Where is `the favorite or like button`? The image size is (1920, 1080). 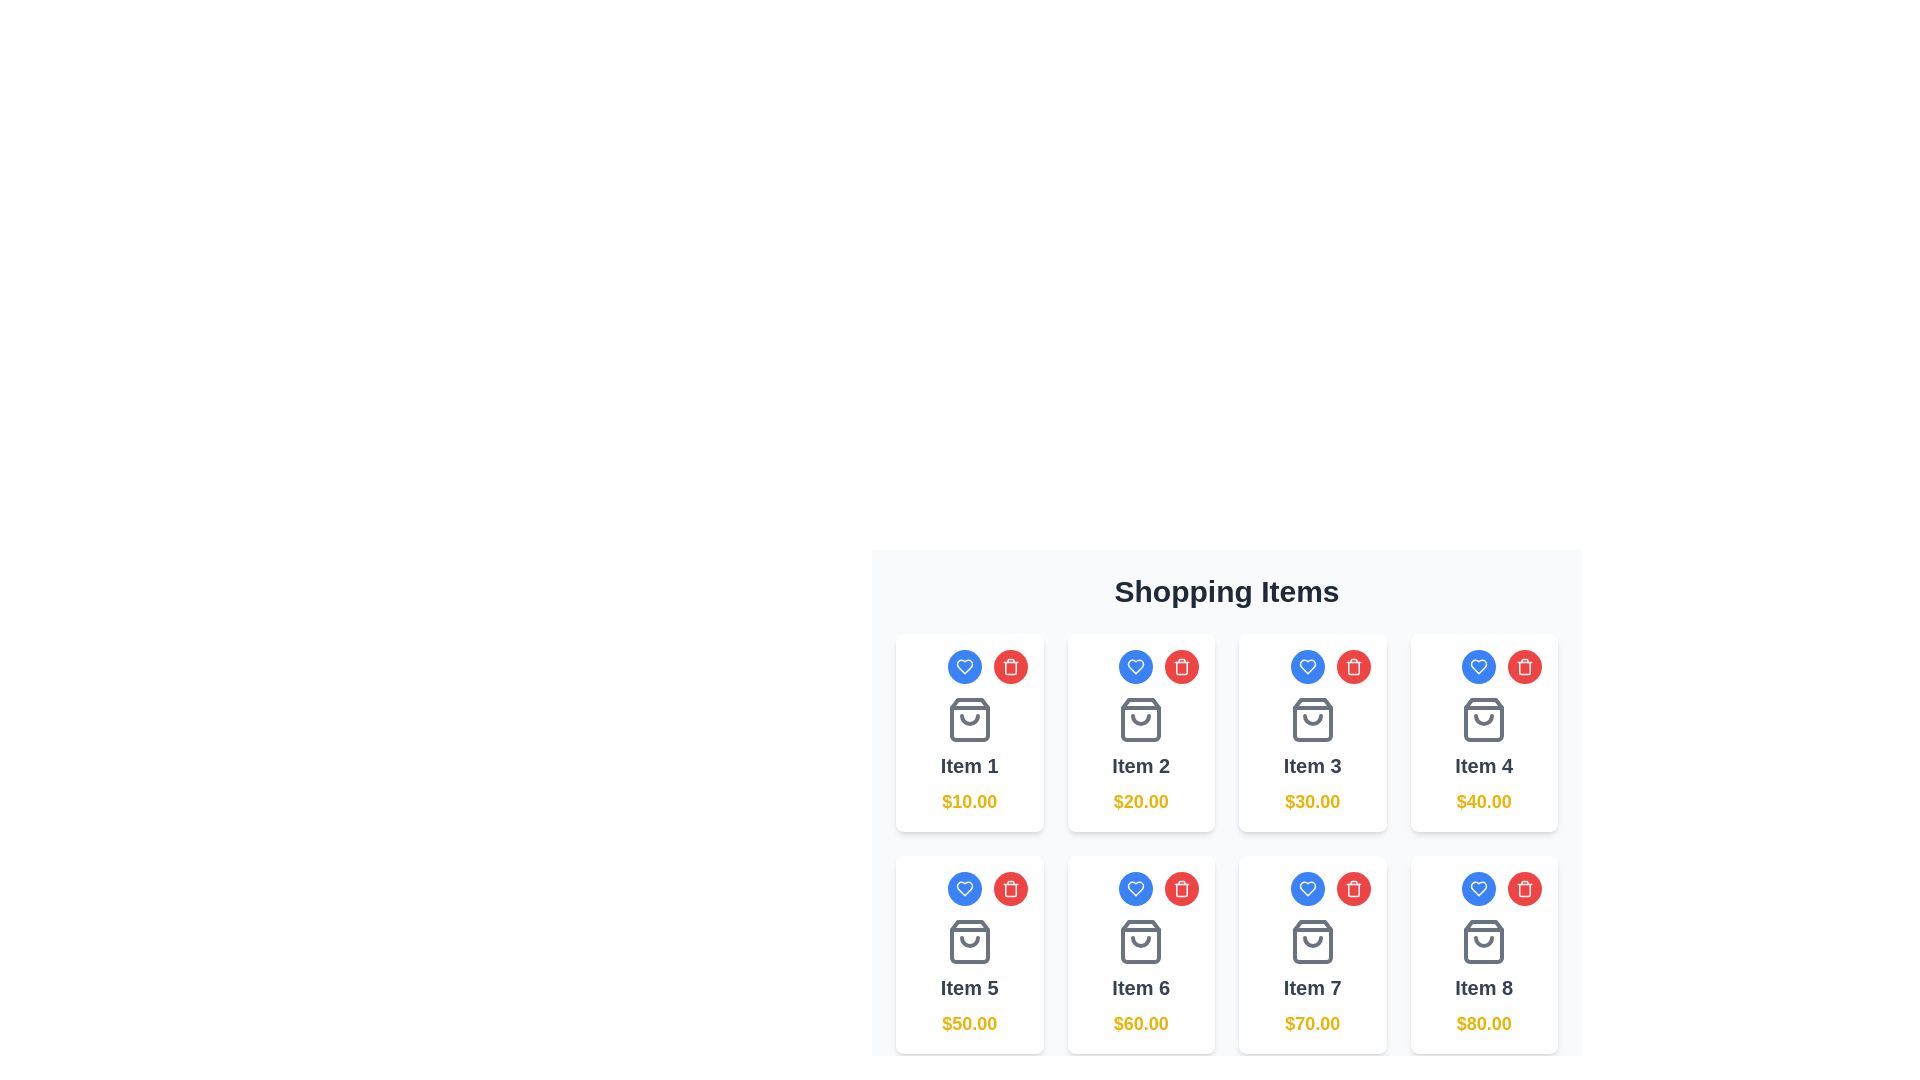 the favorite or like button is located at coordinates (1136, 887).